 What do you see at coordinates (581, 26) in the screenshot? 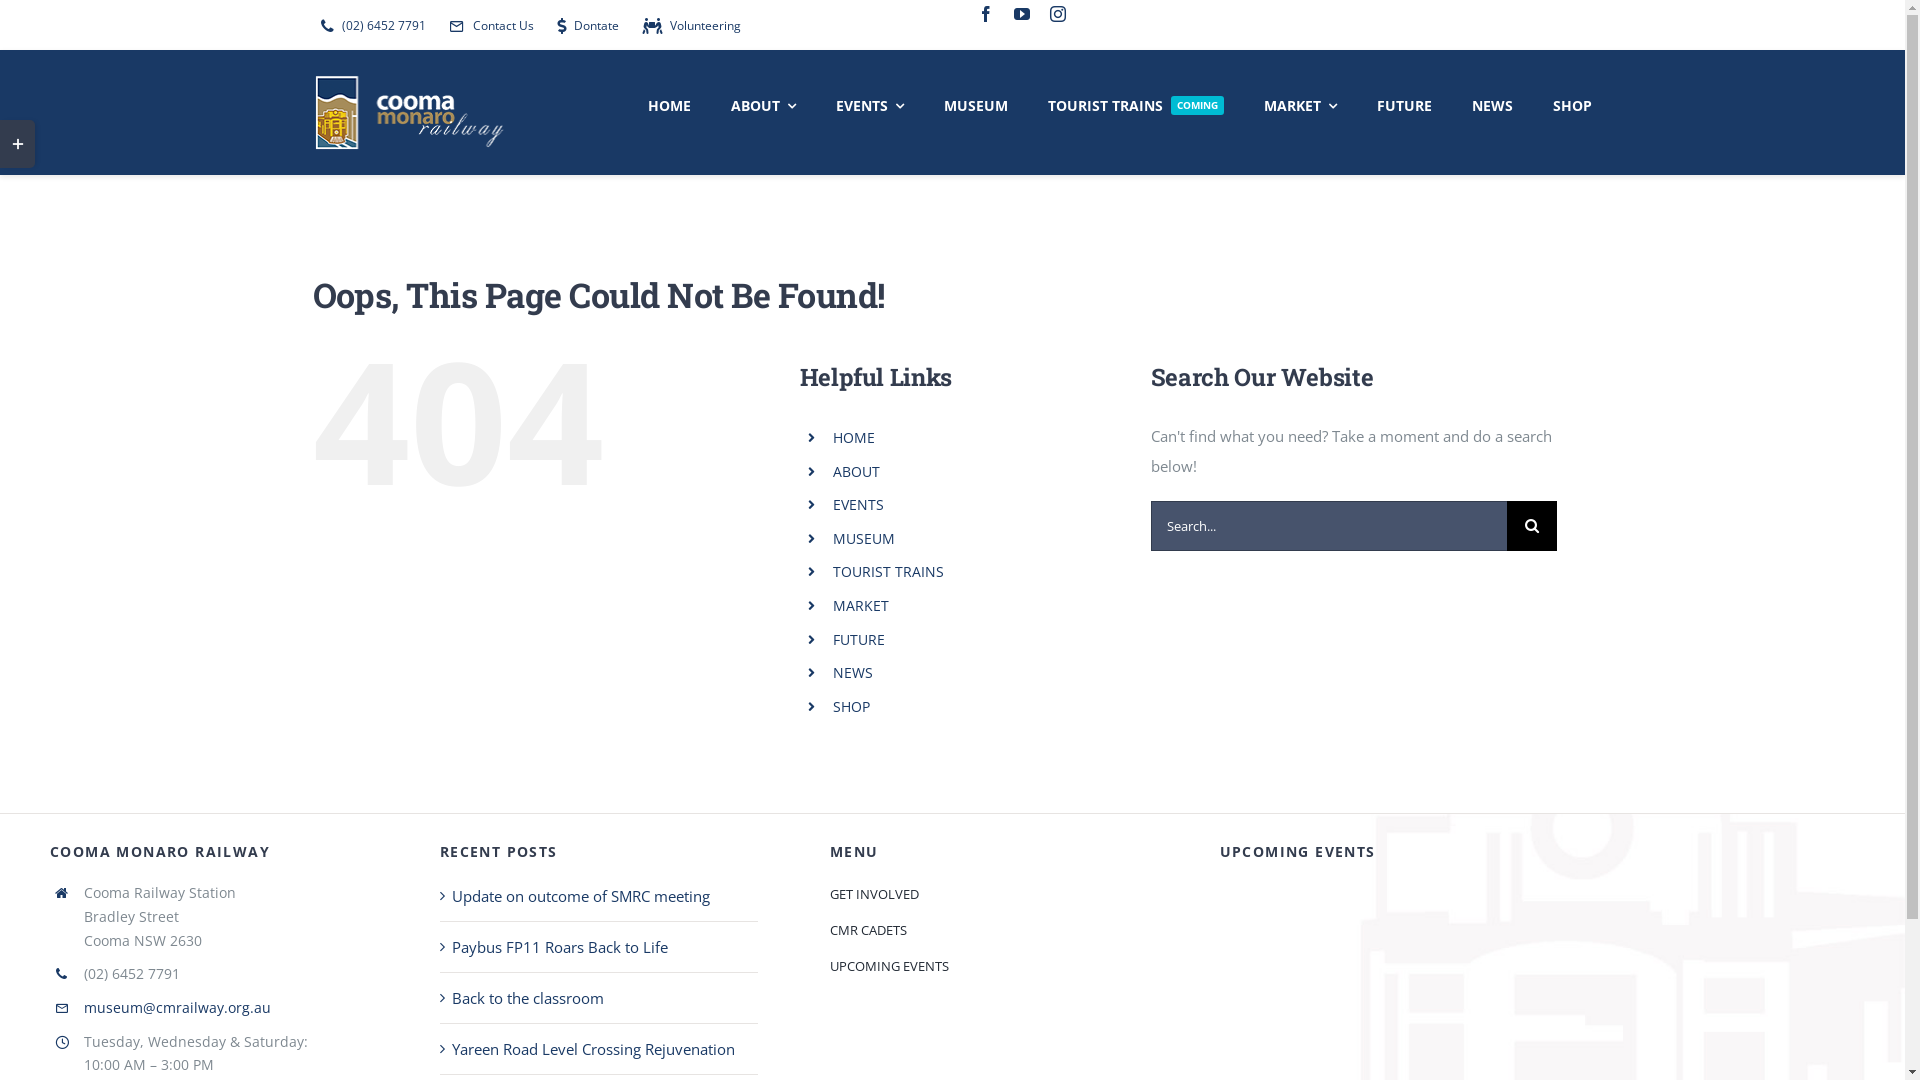
I see `'Dontate'` at bounding box center [581, 26].